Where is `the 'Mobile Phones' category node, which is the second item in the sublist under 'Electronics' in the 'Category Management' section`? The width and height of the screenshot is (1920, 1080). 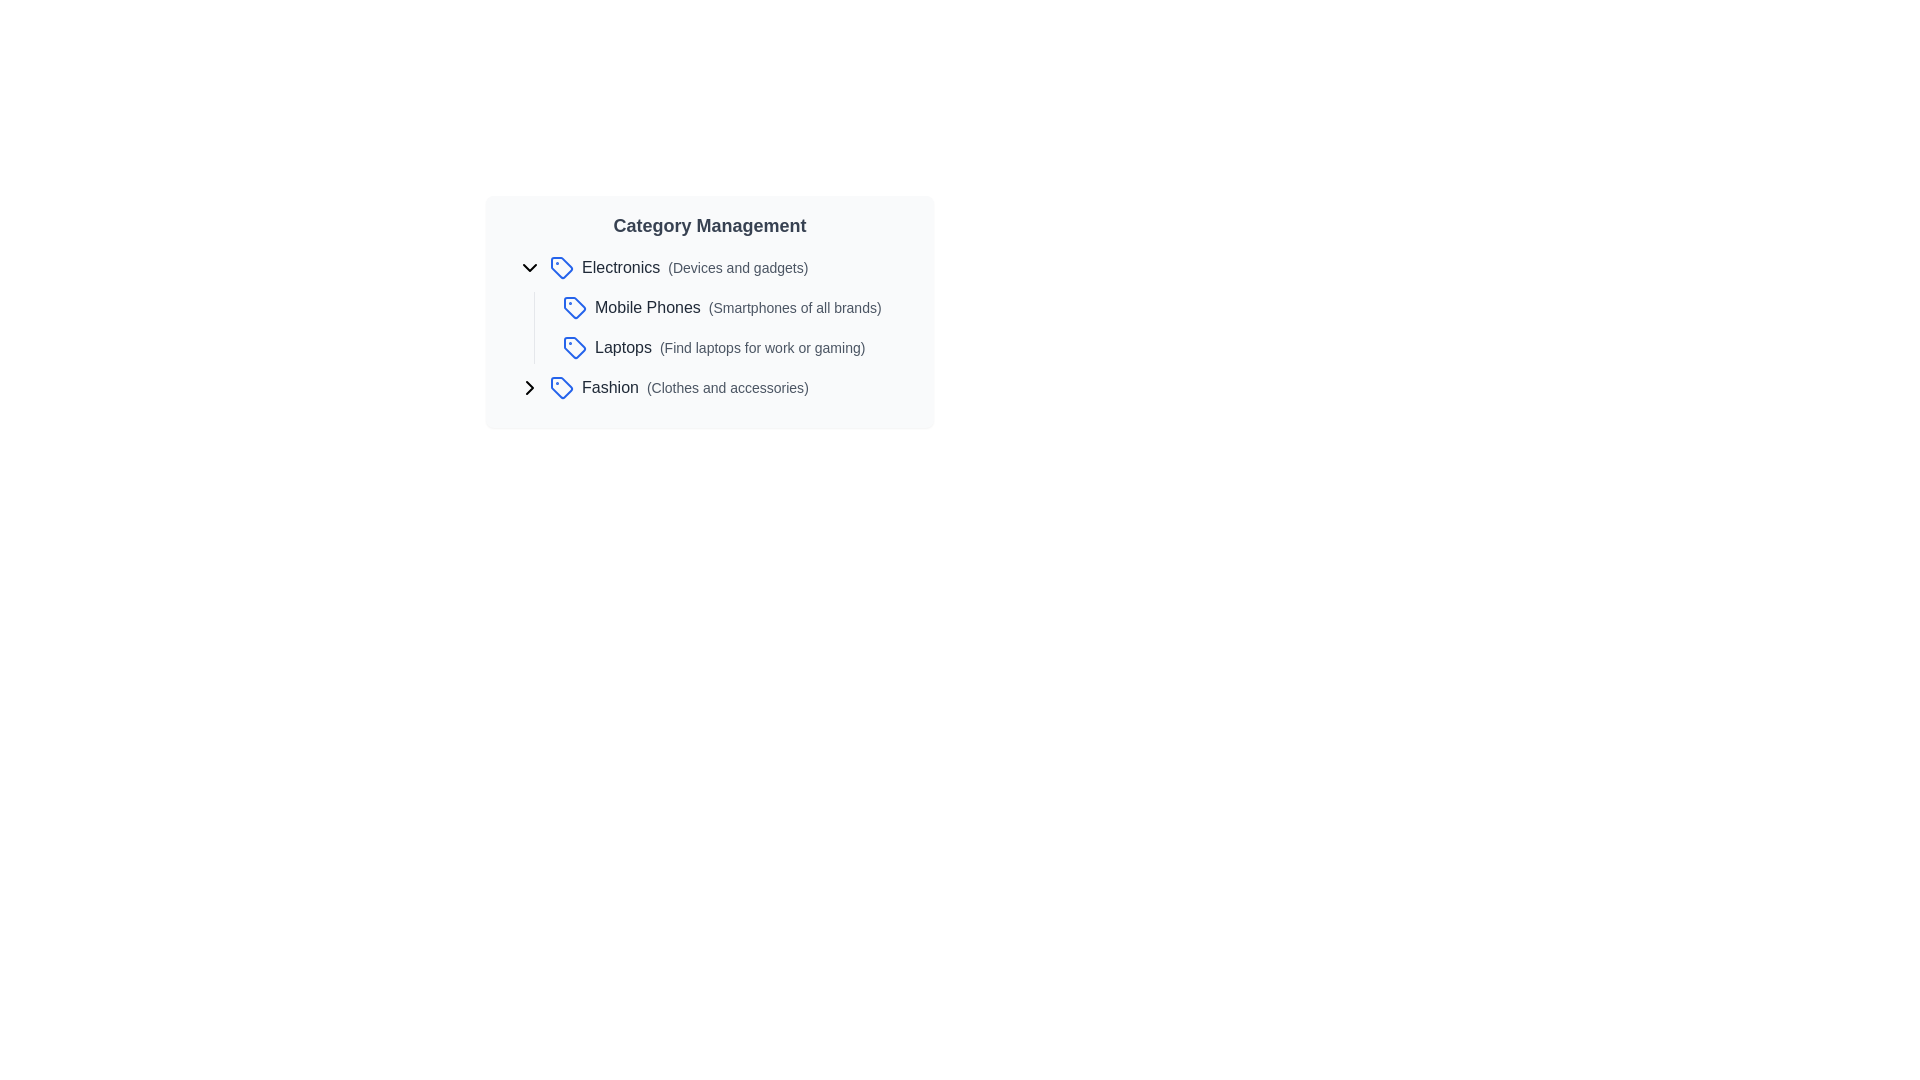 the 'Mobile Phones' category node, which is the second item in the sublist under 'Electronics' in the 'Category Management' section is located at coordinates (718, 308).